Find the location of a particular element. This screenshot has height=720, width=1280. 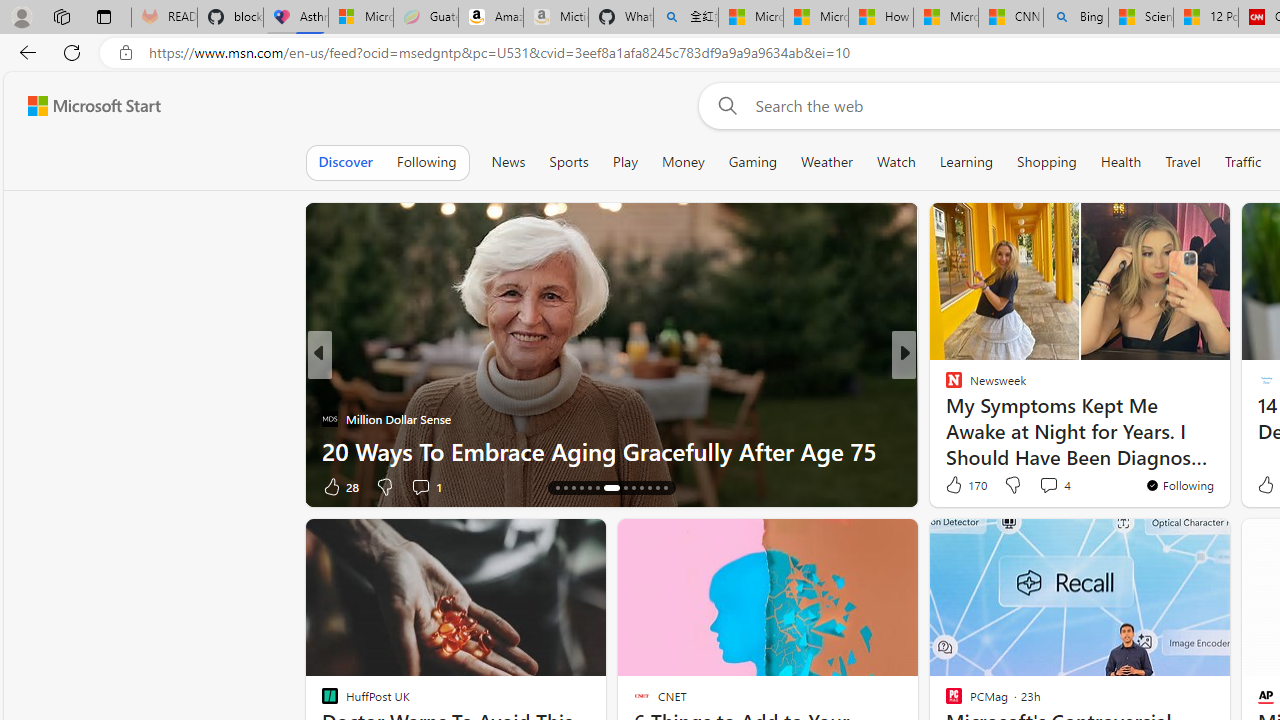

'View comments 231 Comment' is located at coordinates (1035, 486).